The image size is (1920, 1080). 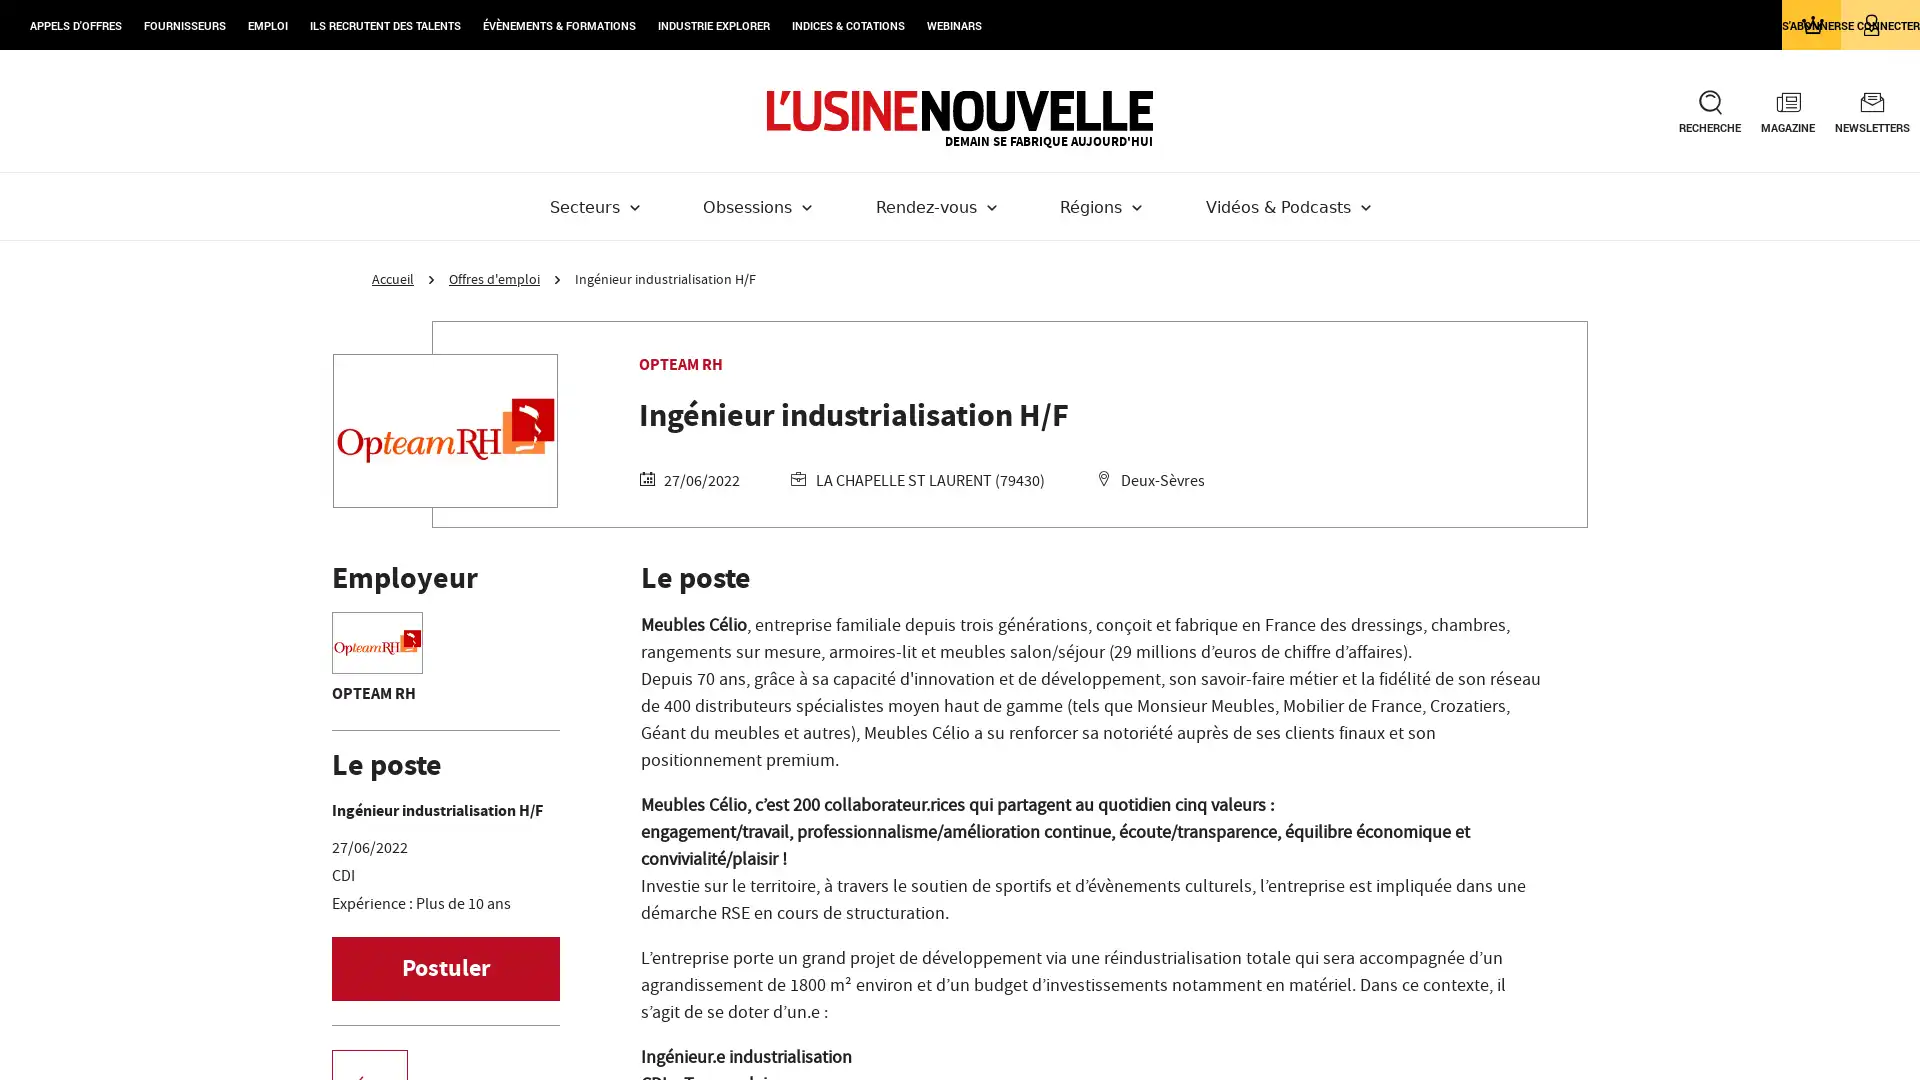 I want to click on Agree to our data processing and close, so click(x=1049, y=721).